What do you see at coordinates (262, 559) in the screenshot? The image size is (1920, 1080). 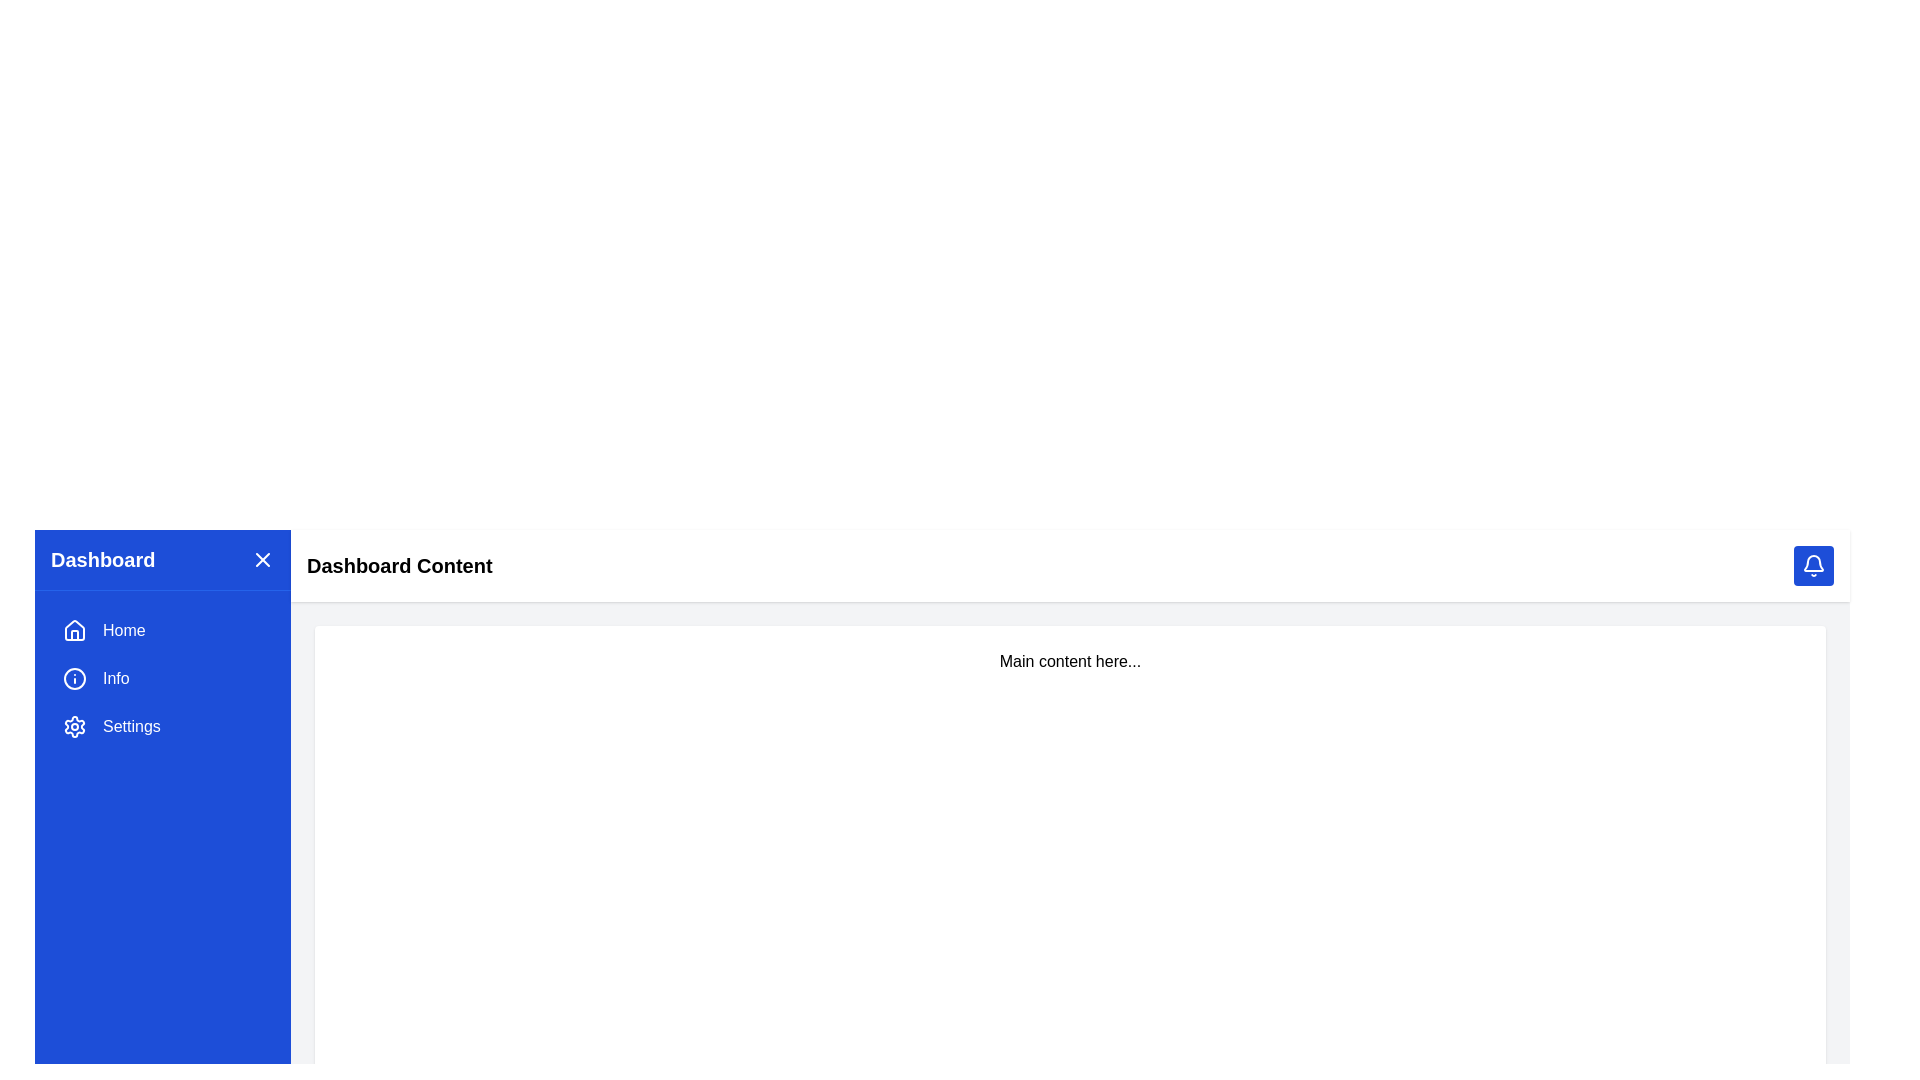 I see `the close button represented by a white 'X' icon in the top right corner of the blue sidebar header labeled 'Dashboard'` at bounding box center [262, 559].